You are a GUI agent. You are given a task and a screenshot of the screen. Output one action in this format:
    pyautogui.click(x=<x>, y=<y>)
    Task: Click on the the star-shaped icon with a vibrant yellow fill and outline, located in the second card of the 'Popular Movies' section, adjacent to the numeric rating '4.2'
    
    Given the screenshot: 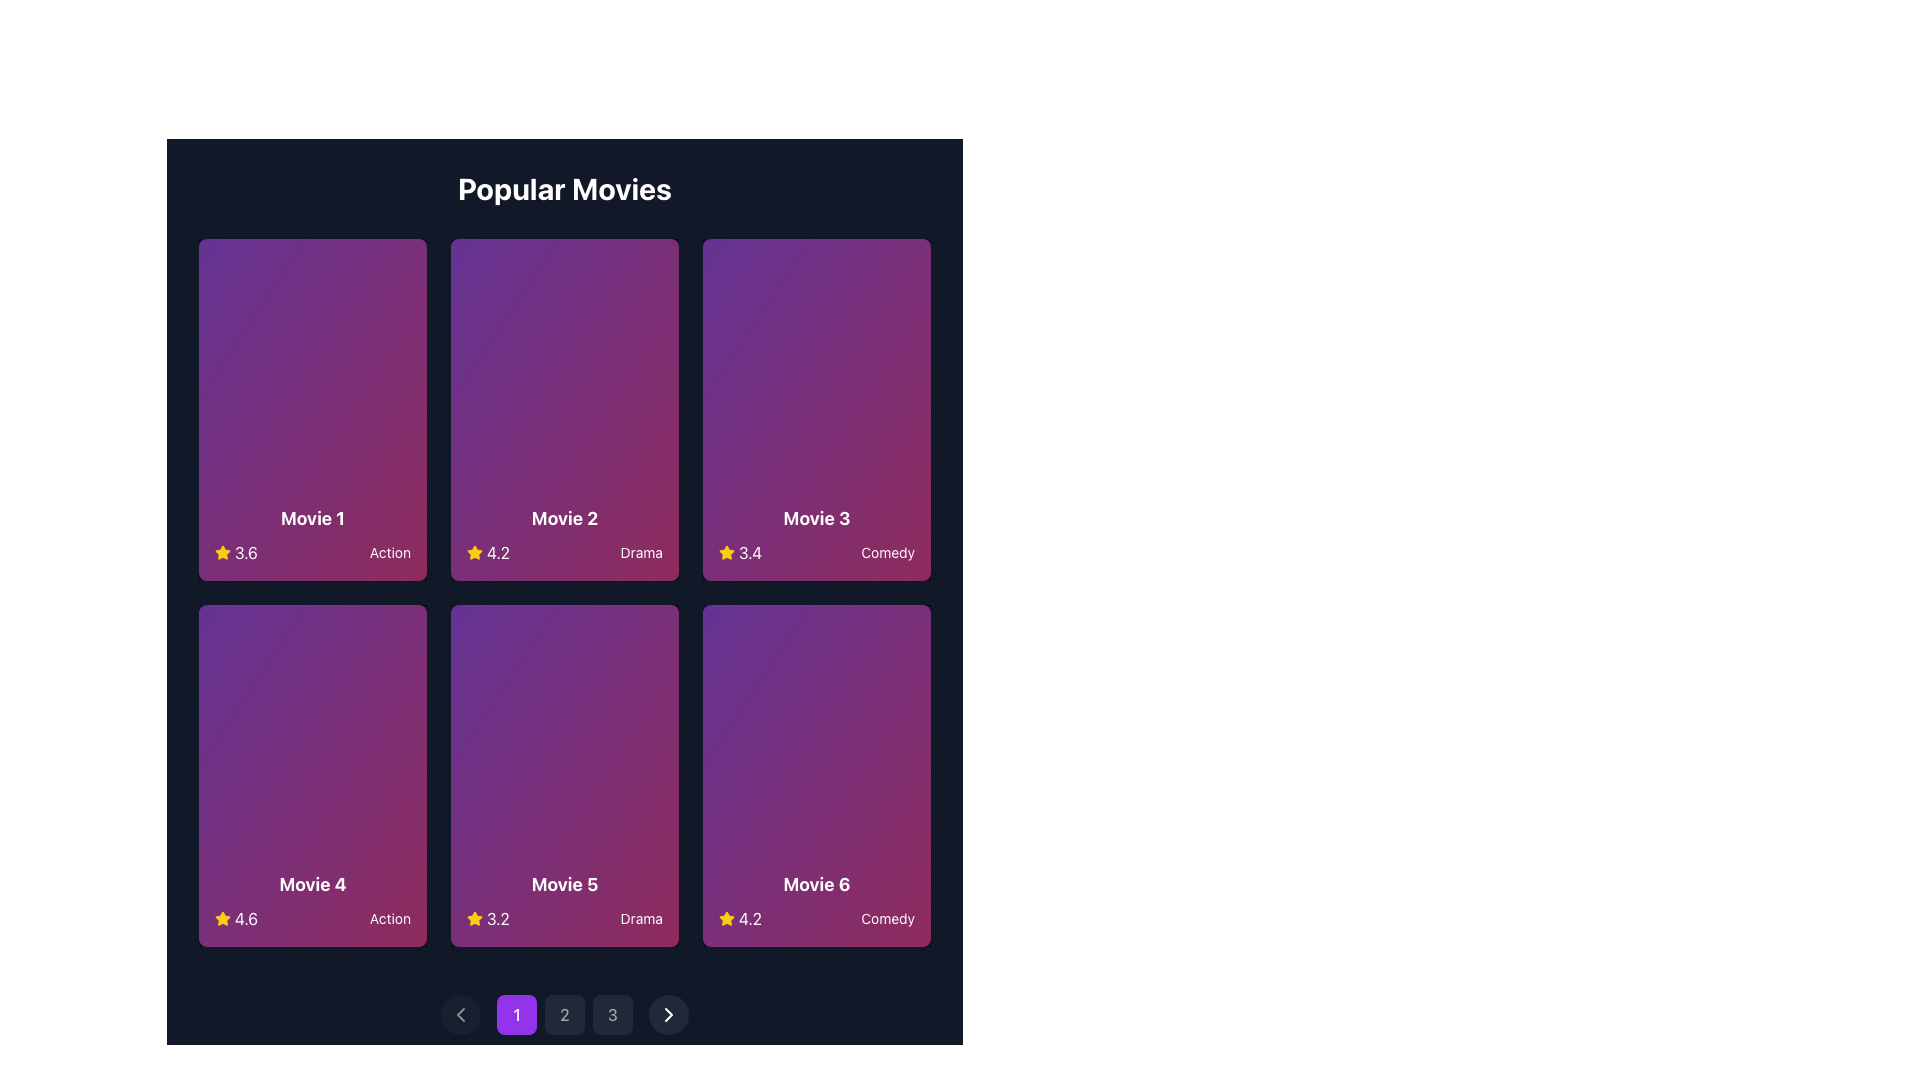 What is the action you would take?
    pyautogui.click(x=474, y=552)
    